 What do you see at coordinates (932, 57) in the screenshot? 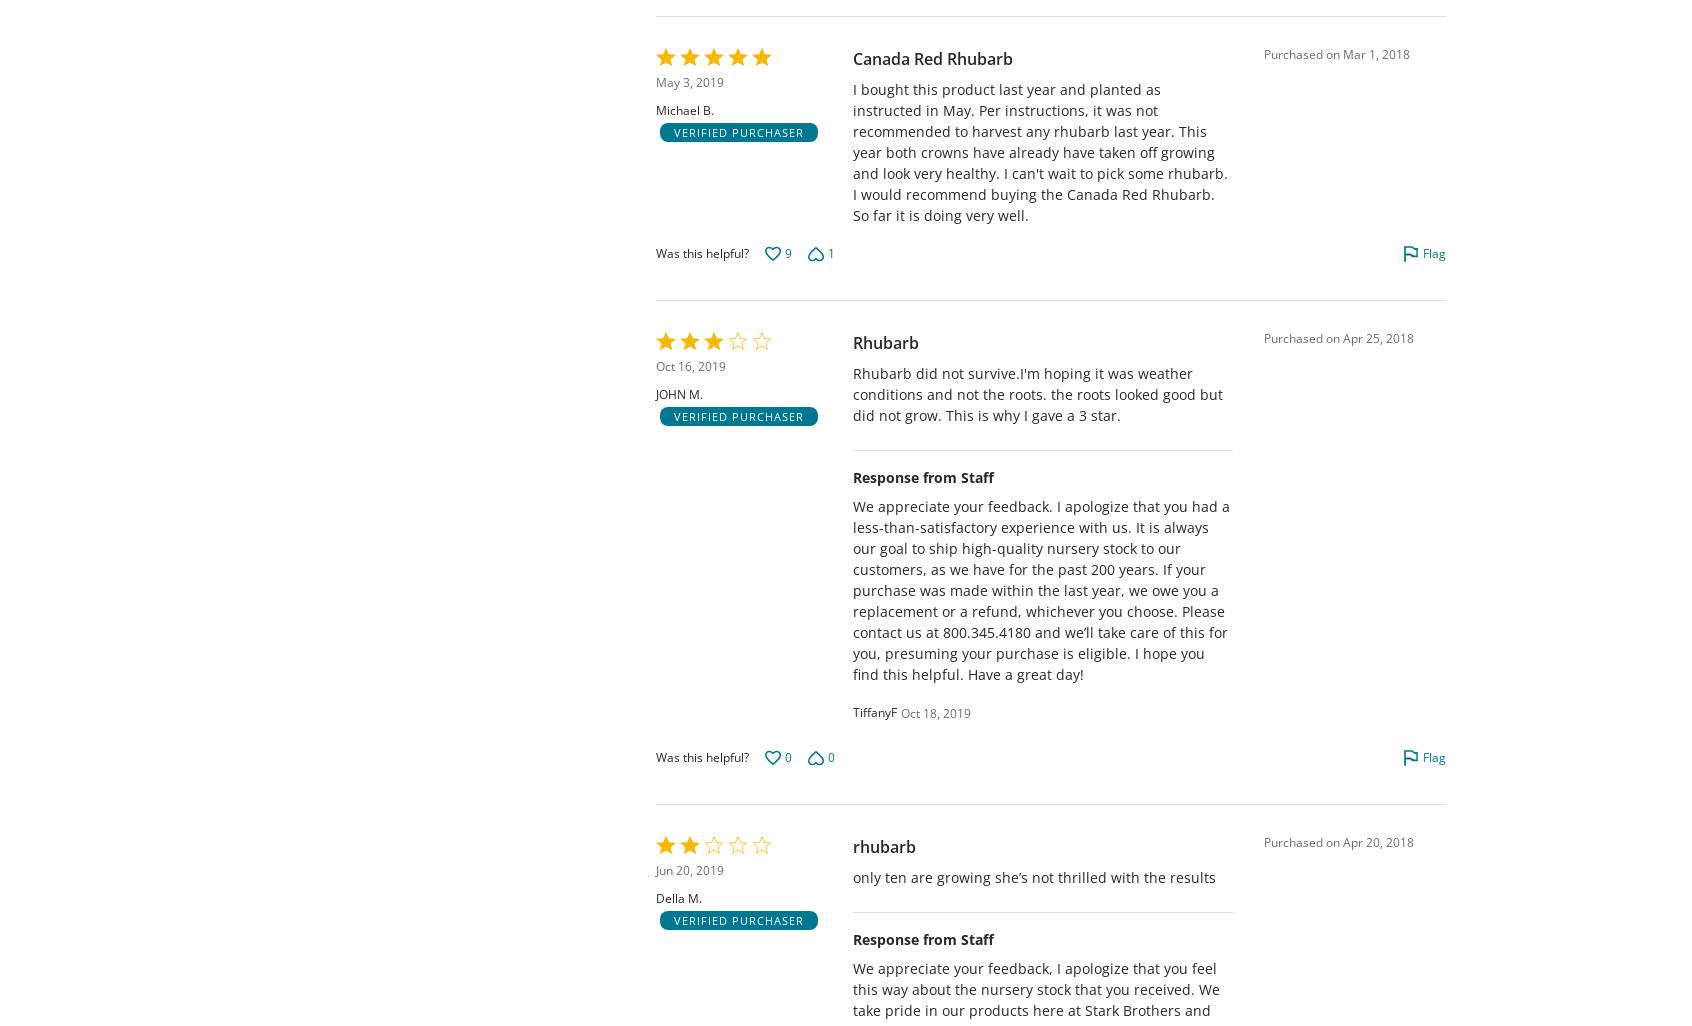
I see `'Canada Red Rhubarb'` at bounding box center [932, 57].